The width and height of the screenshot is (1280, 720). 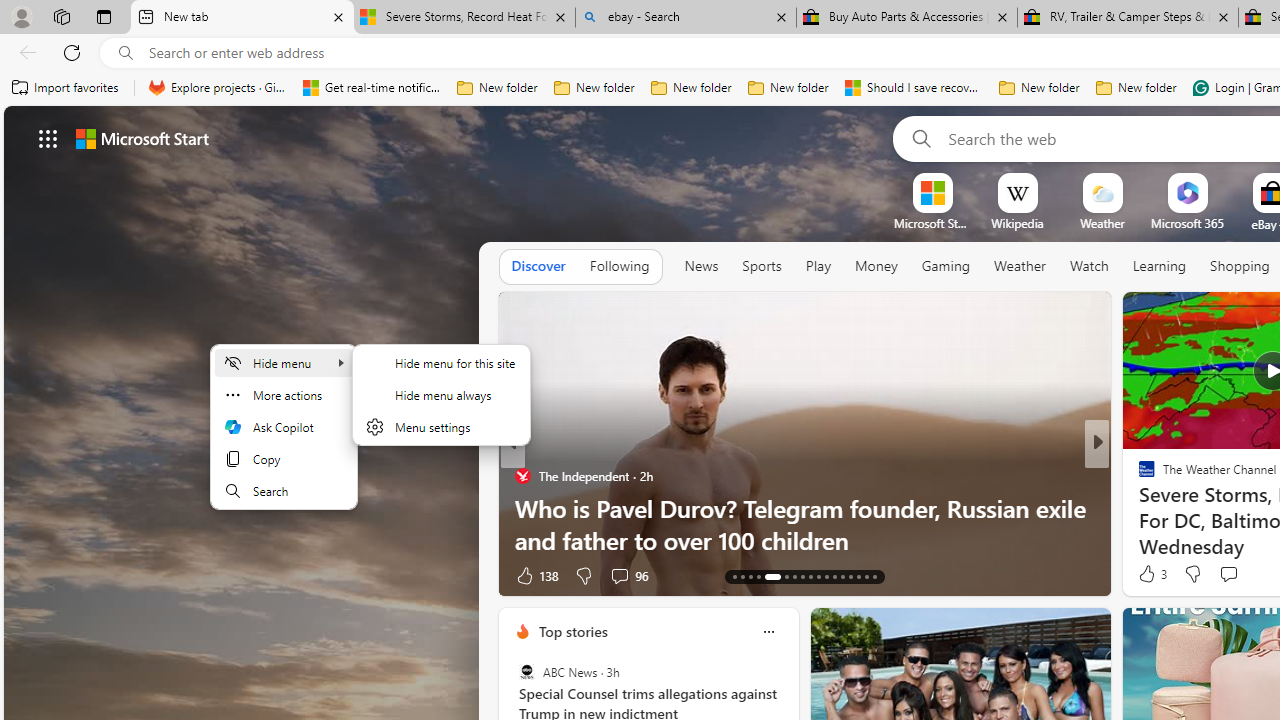 I want to click on 'Ask Copilot', so click(x=283, y=425).